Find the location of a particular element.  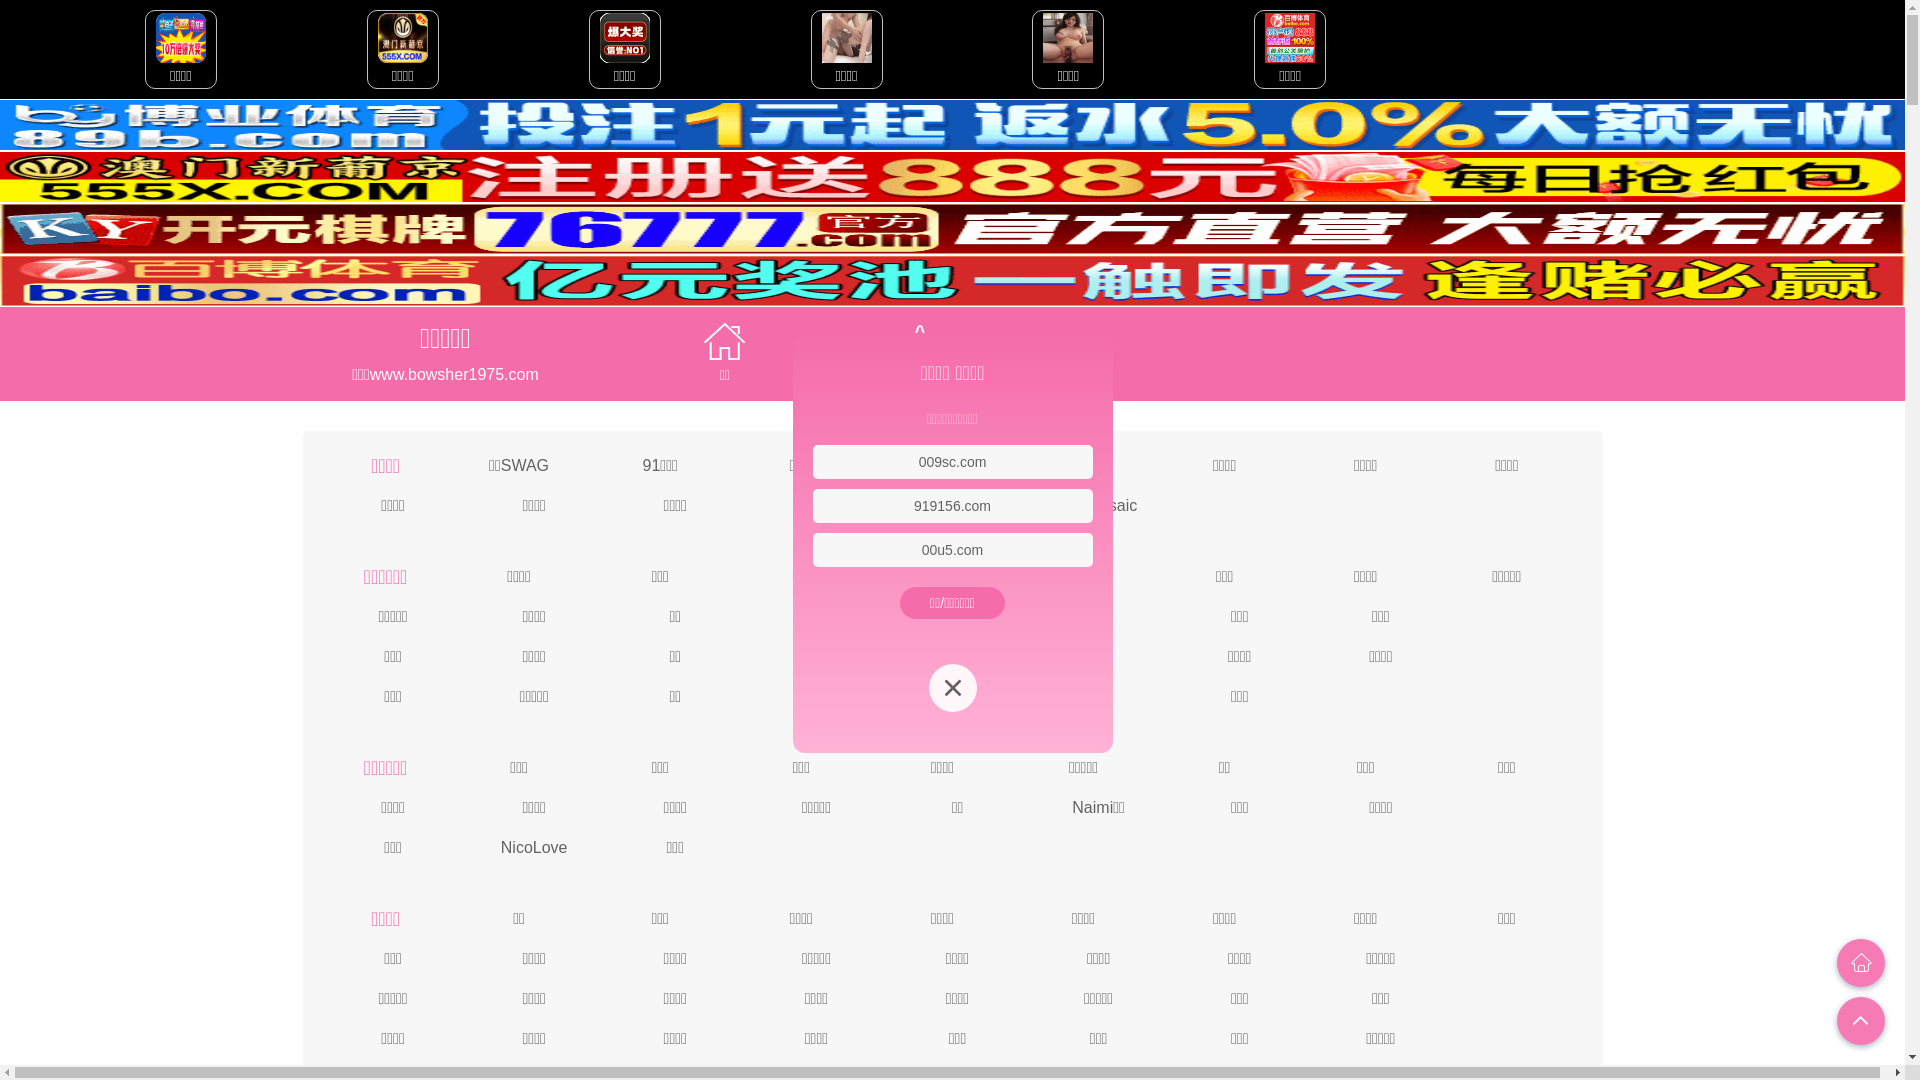

'919156.com' is located at coordinates (951, 504).